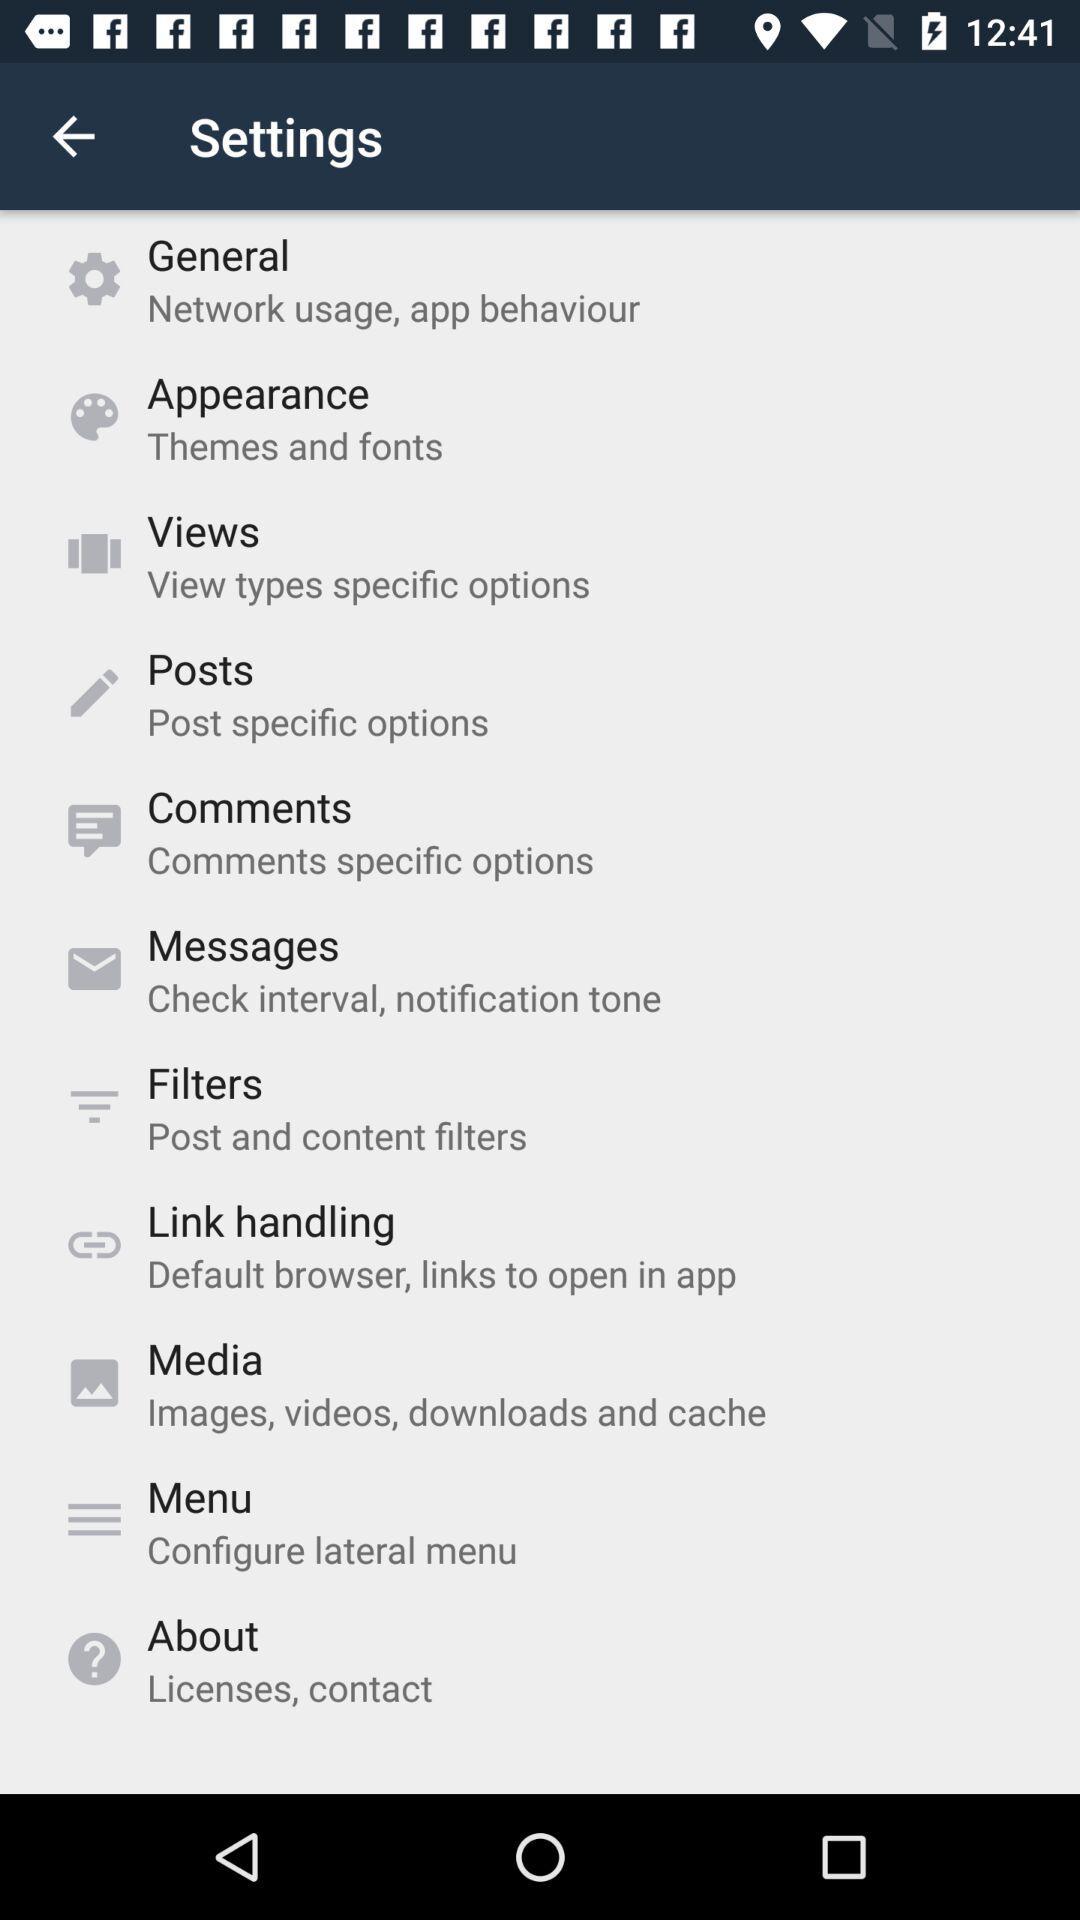 This screenshot has width=1080, height=1920. Describe the element at coordinates (257, 392) in the screenshot. I see `the icon below network usage app icon` at that location.